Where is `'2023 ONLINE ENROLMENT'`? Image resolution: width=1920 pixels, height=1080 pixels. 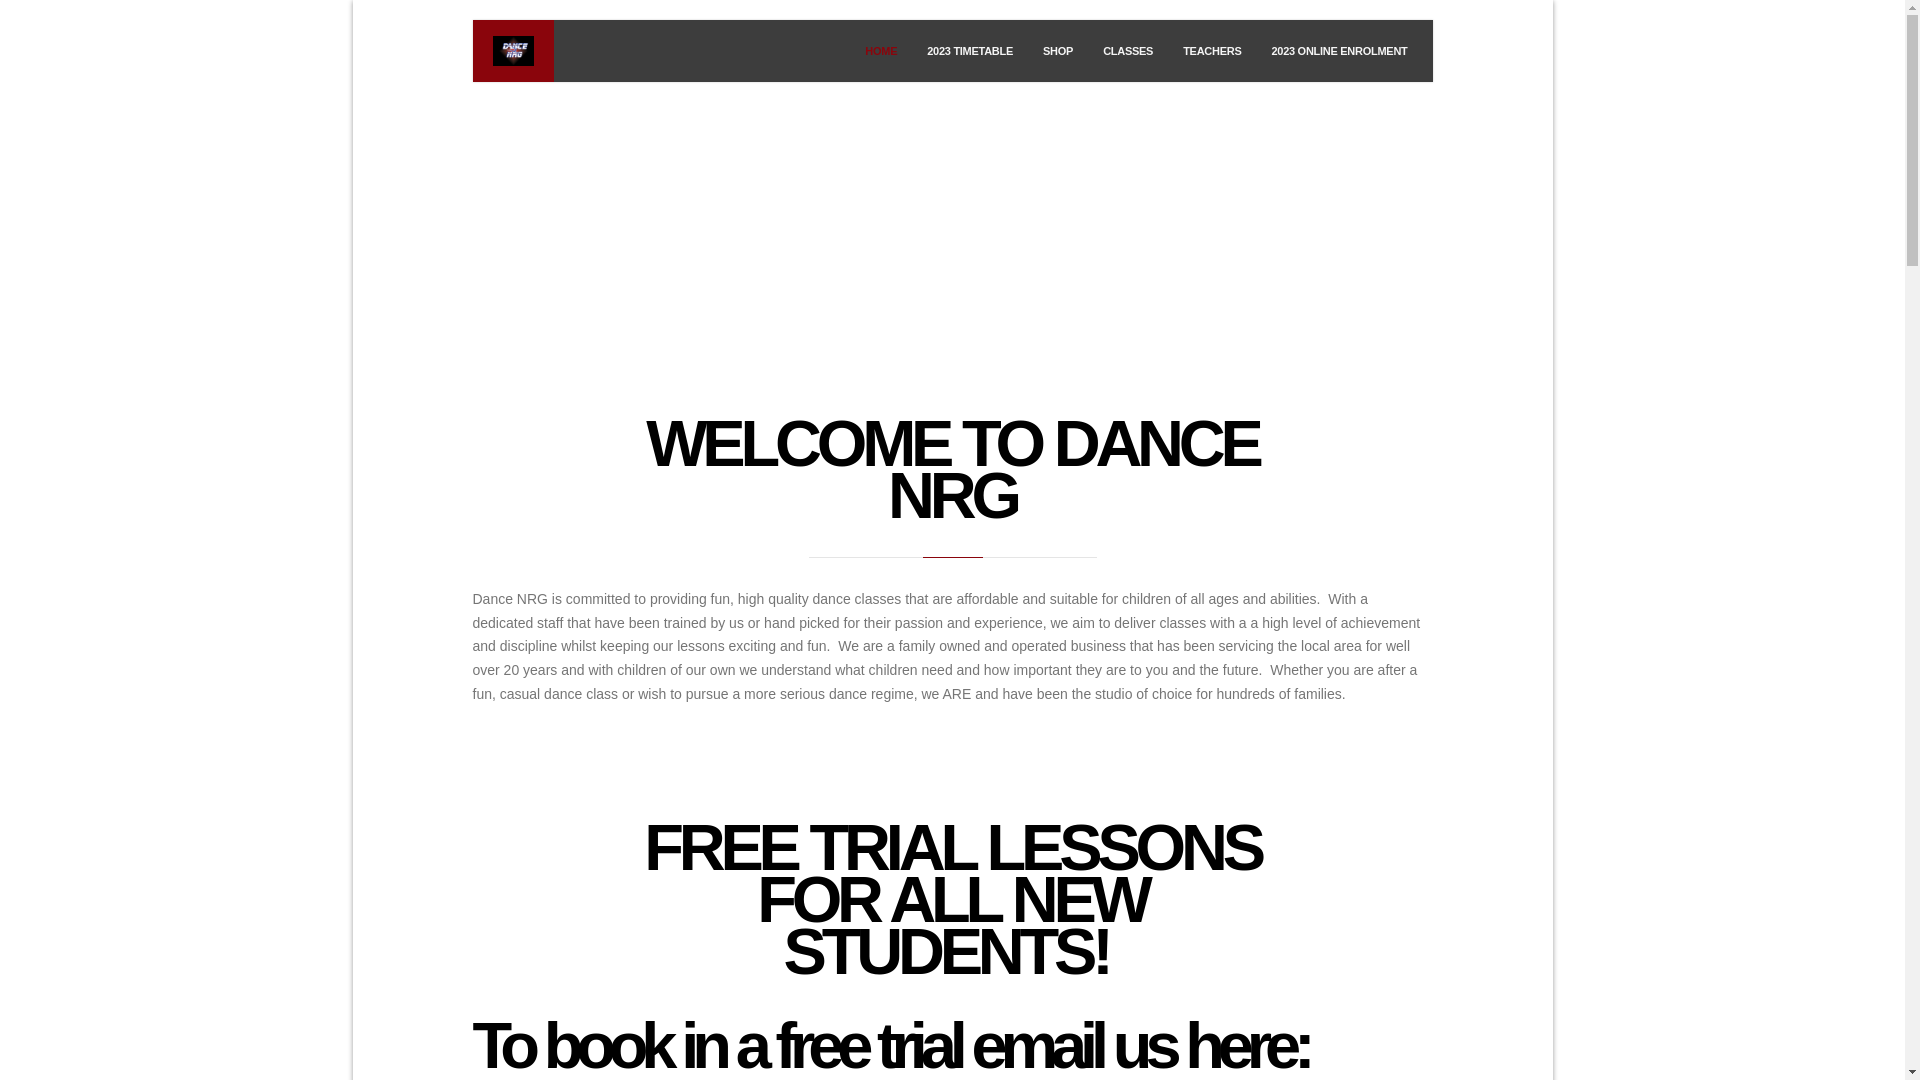 '2023 ONLINE ENROLMENT' is located at coordinates (1339, 50).